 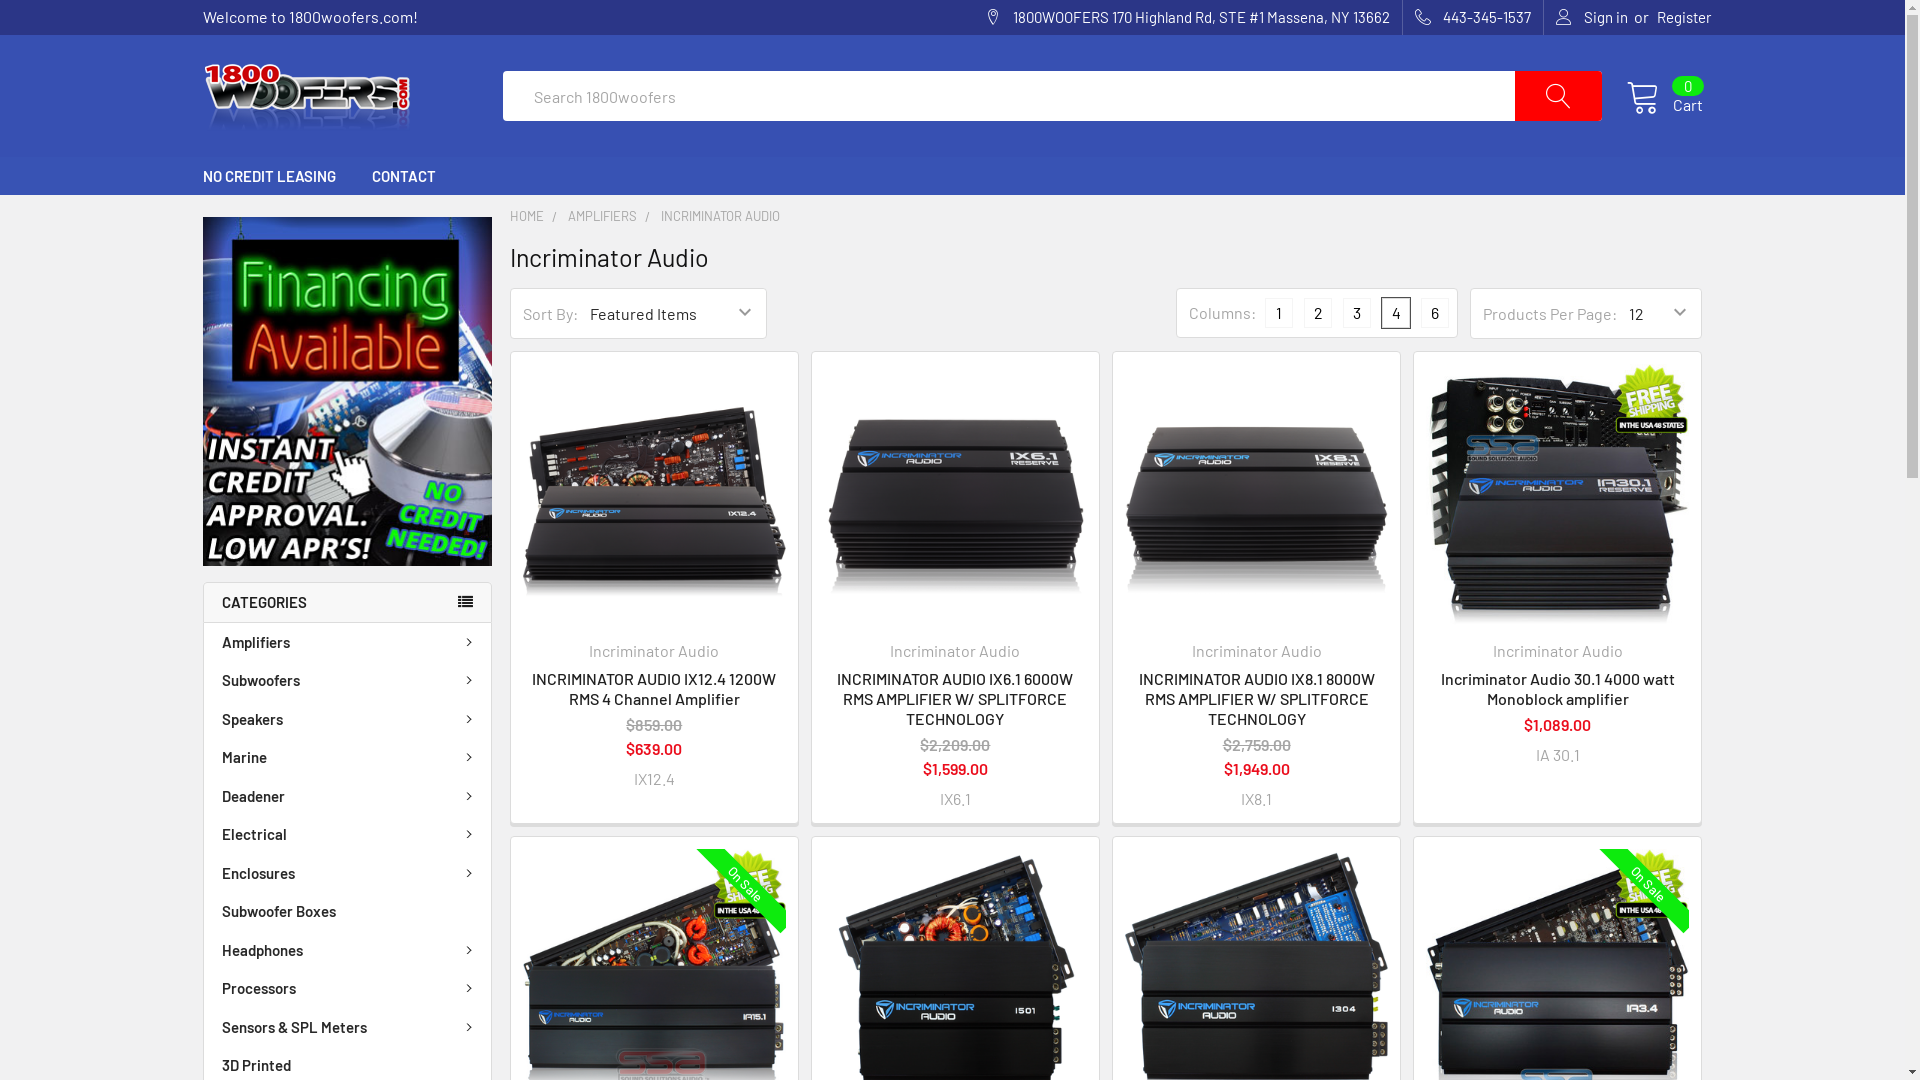 I want to click on 'Headphones', so click(x=203, y=949).